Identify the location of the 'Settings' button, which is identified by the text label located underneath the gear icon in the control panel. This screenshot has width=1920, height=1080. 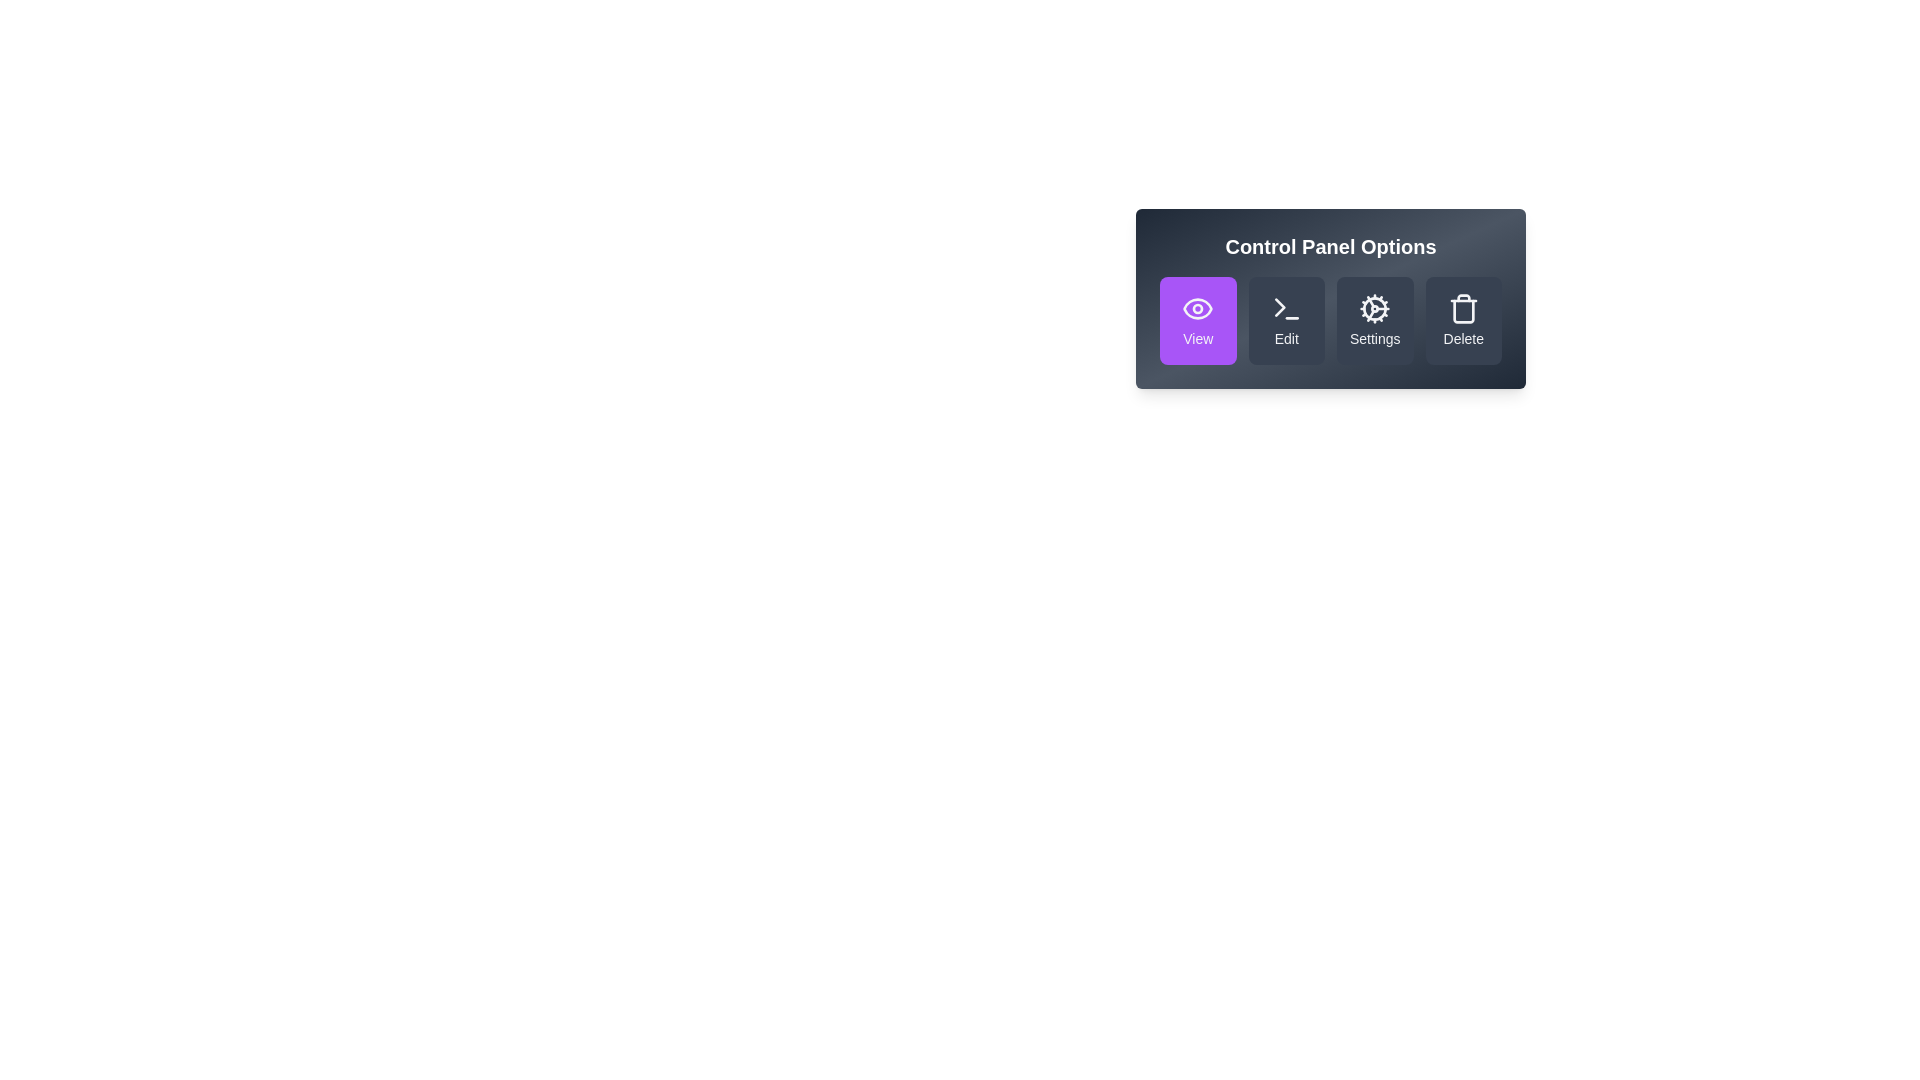
(1373, 338).